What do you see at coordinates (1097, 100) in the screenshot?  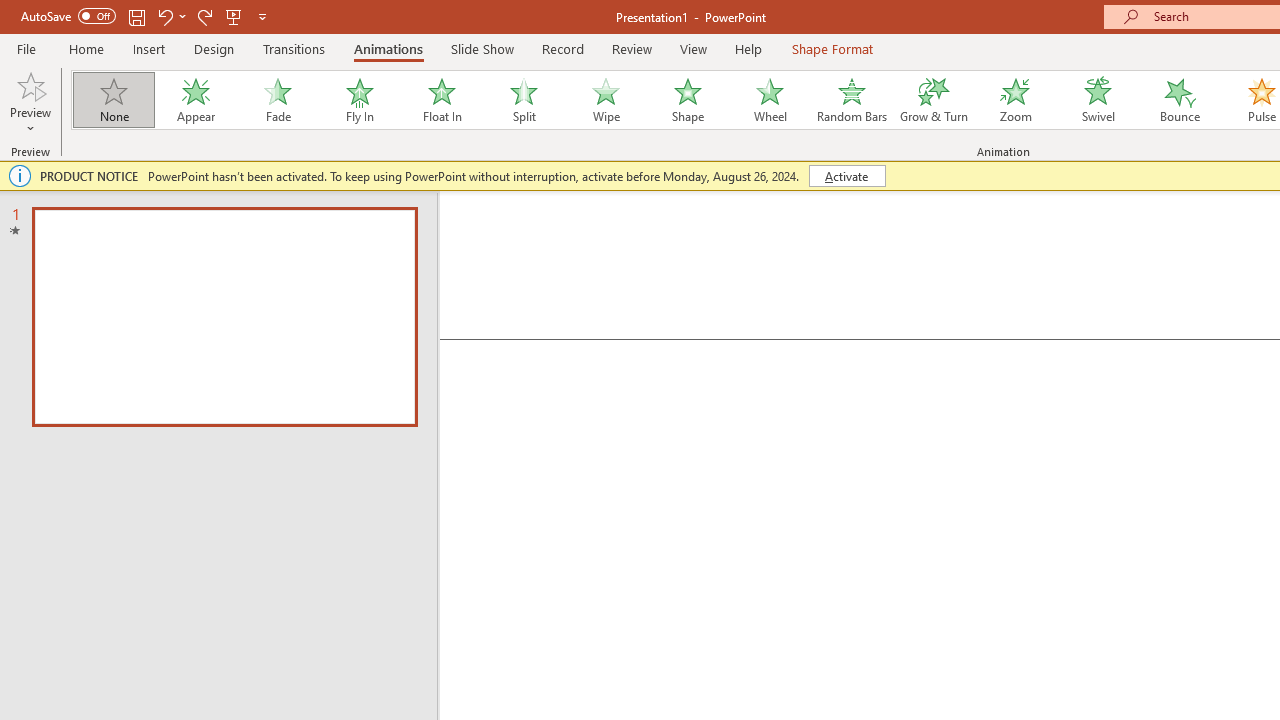 I see `'Swivel'` at bounding box center [1097, 100].